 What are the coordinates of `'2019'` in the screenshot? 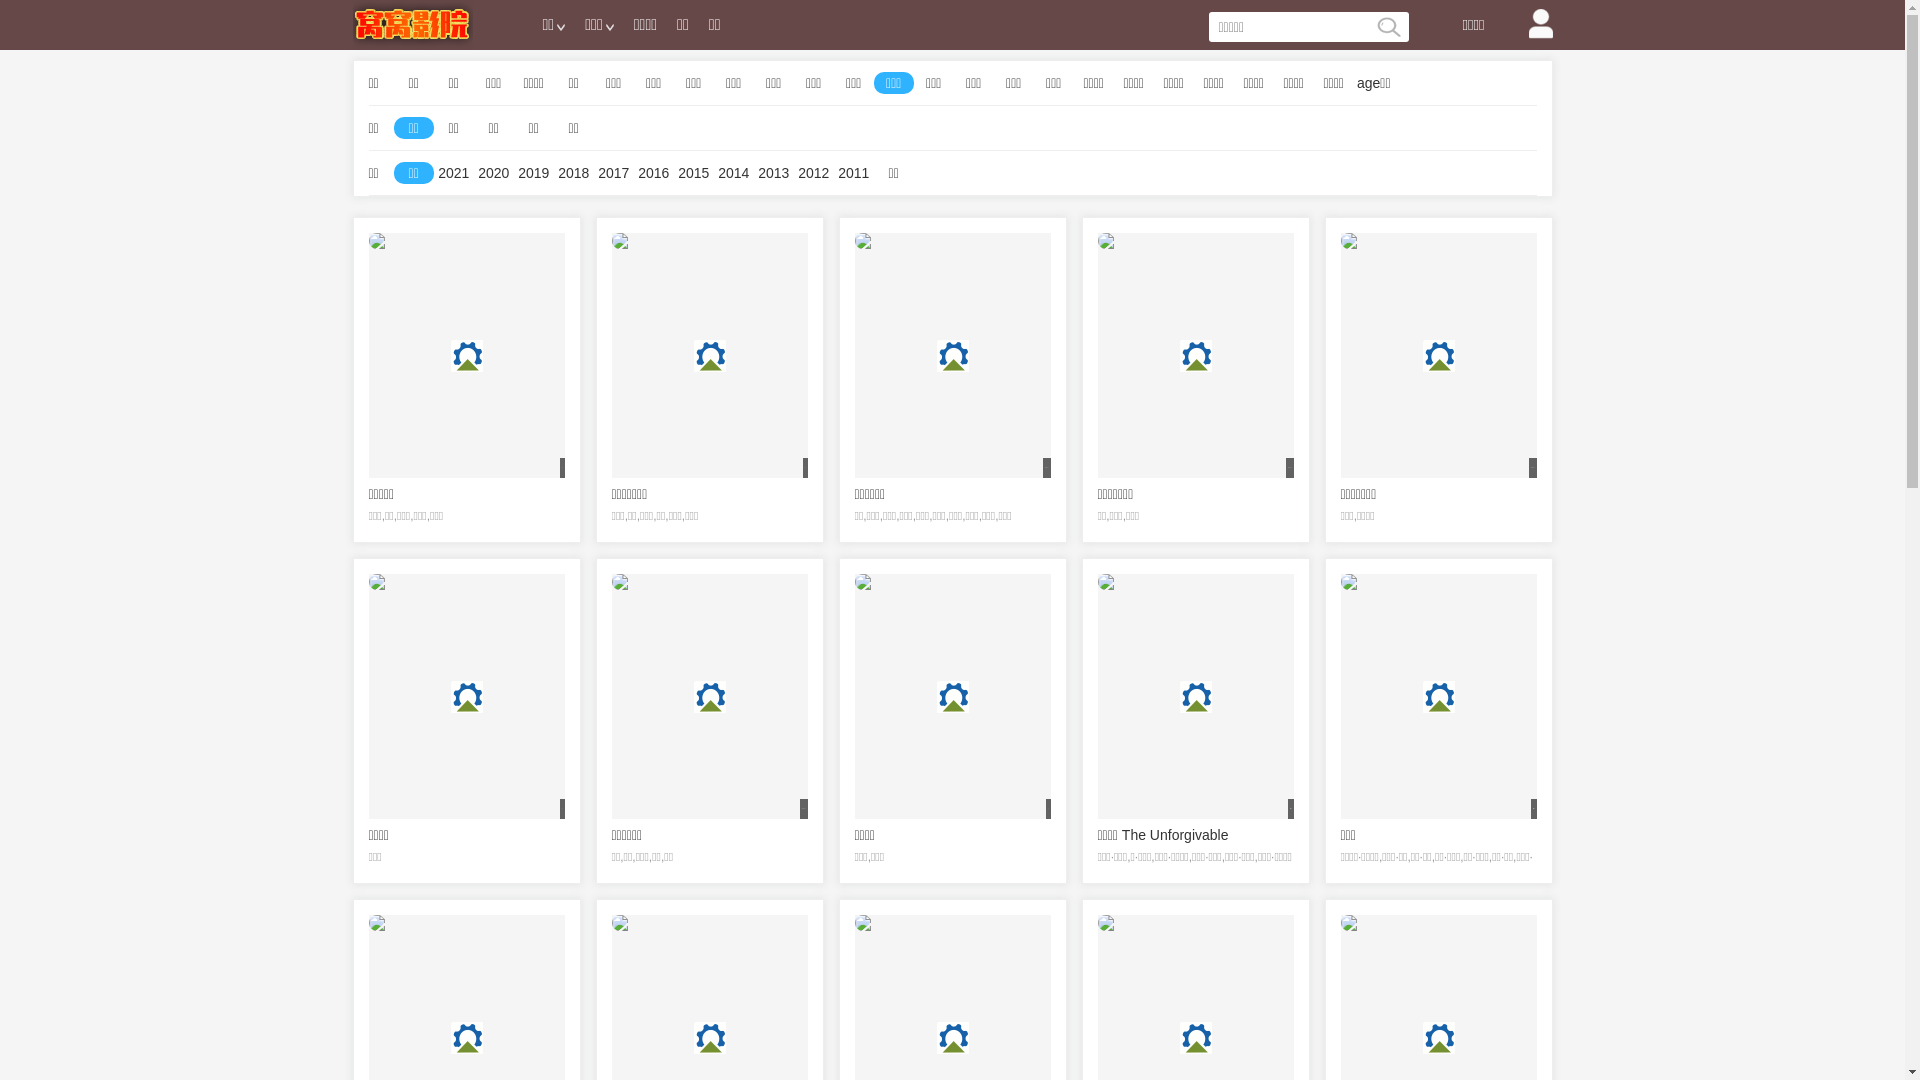 It's located at (533, 172).